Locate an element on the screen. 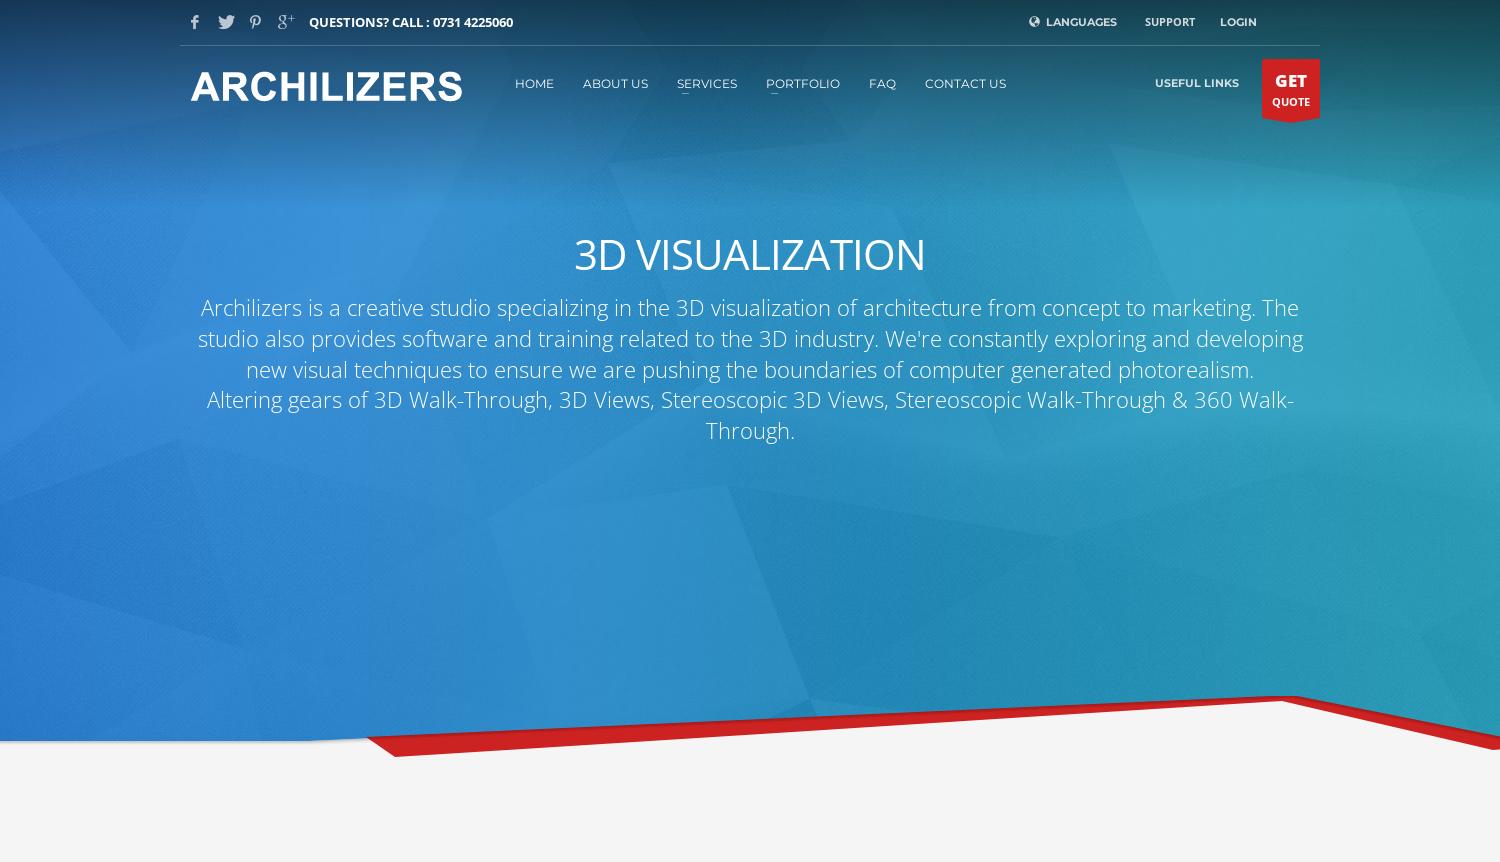 This screenshot has height=862, width=1500. '3D VISUALIZATION' is located at coordinates (750, 251).